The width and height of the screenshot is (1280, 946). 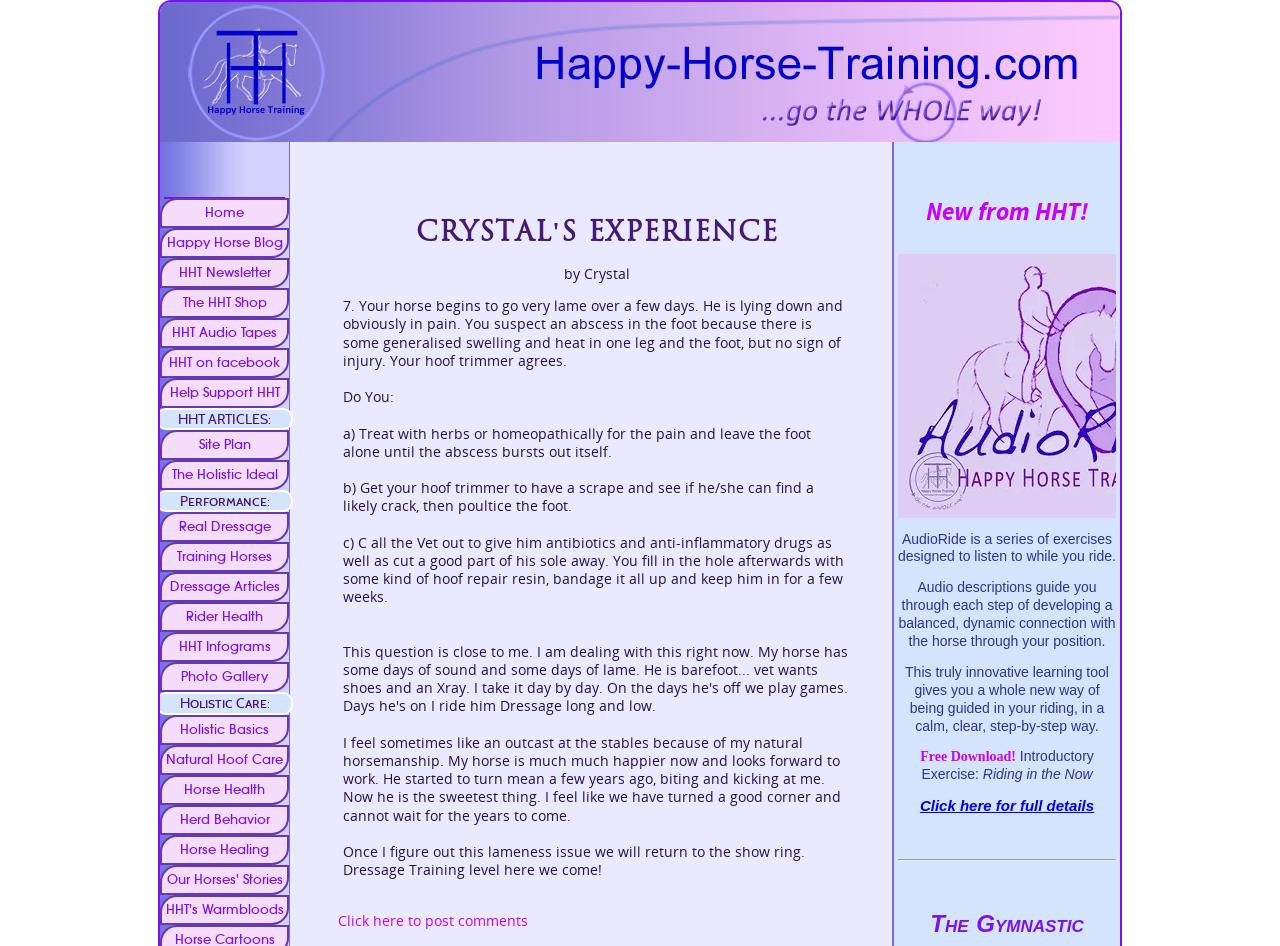 I want to click on 'Riding in the Now', so click(x=1037, y=773).